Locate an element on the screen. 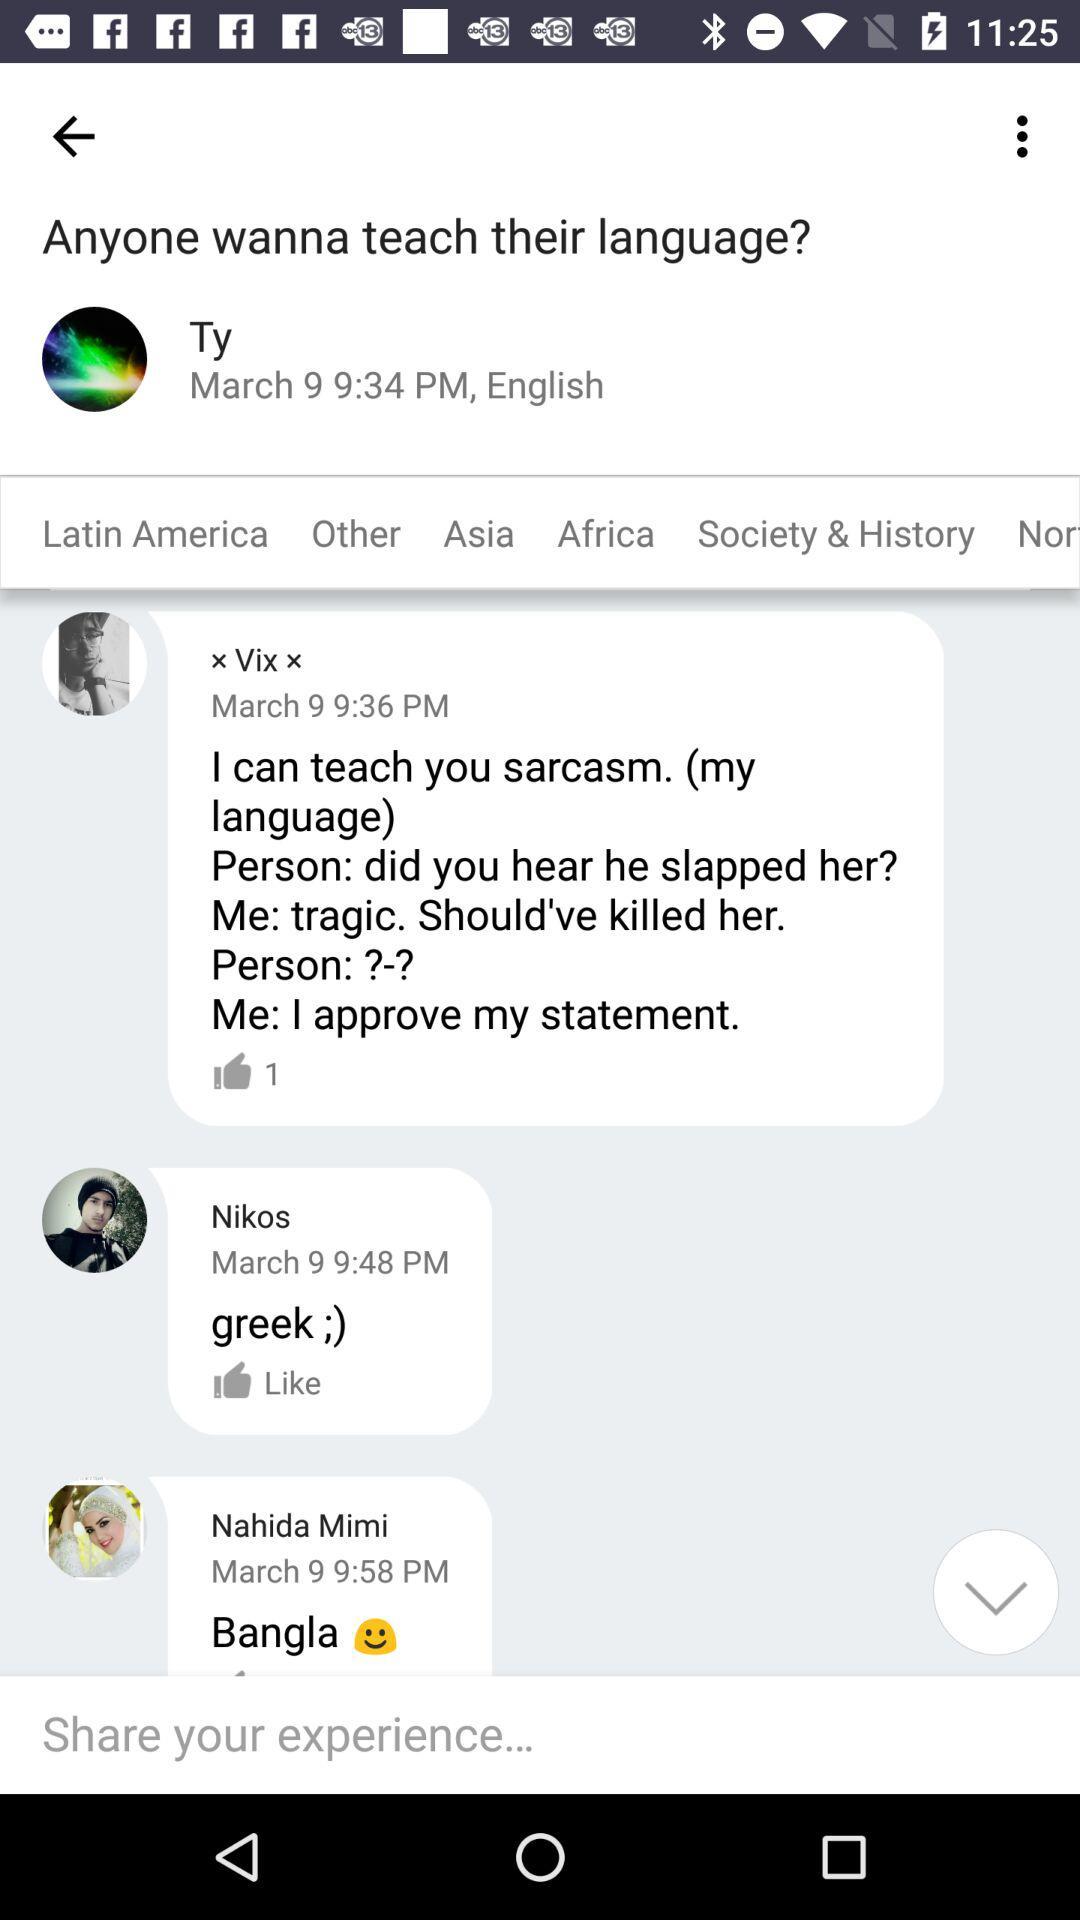  the icon below like is located at coordinates (550, 1734).